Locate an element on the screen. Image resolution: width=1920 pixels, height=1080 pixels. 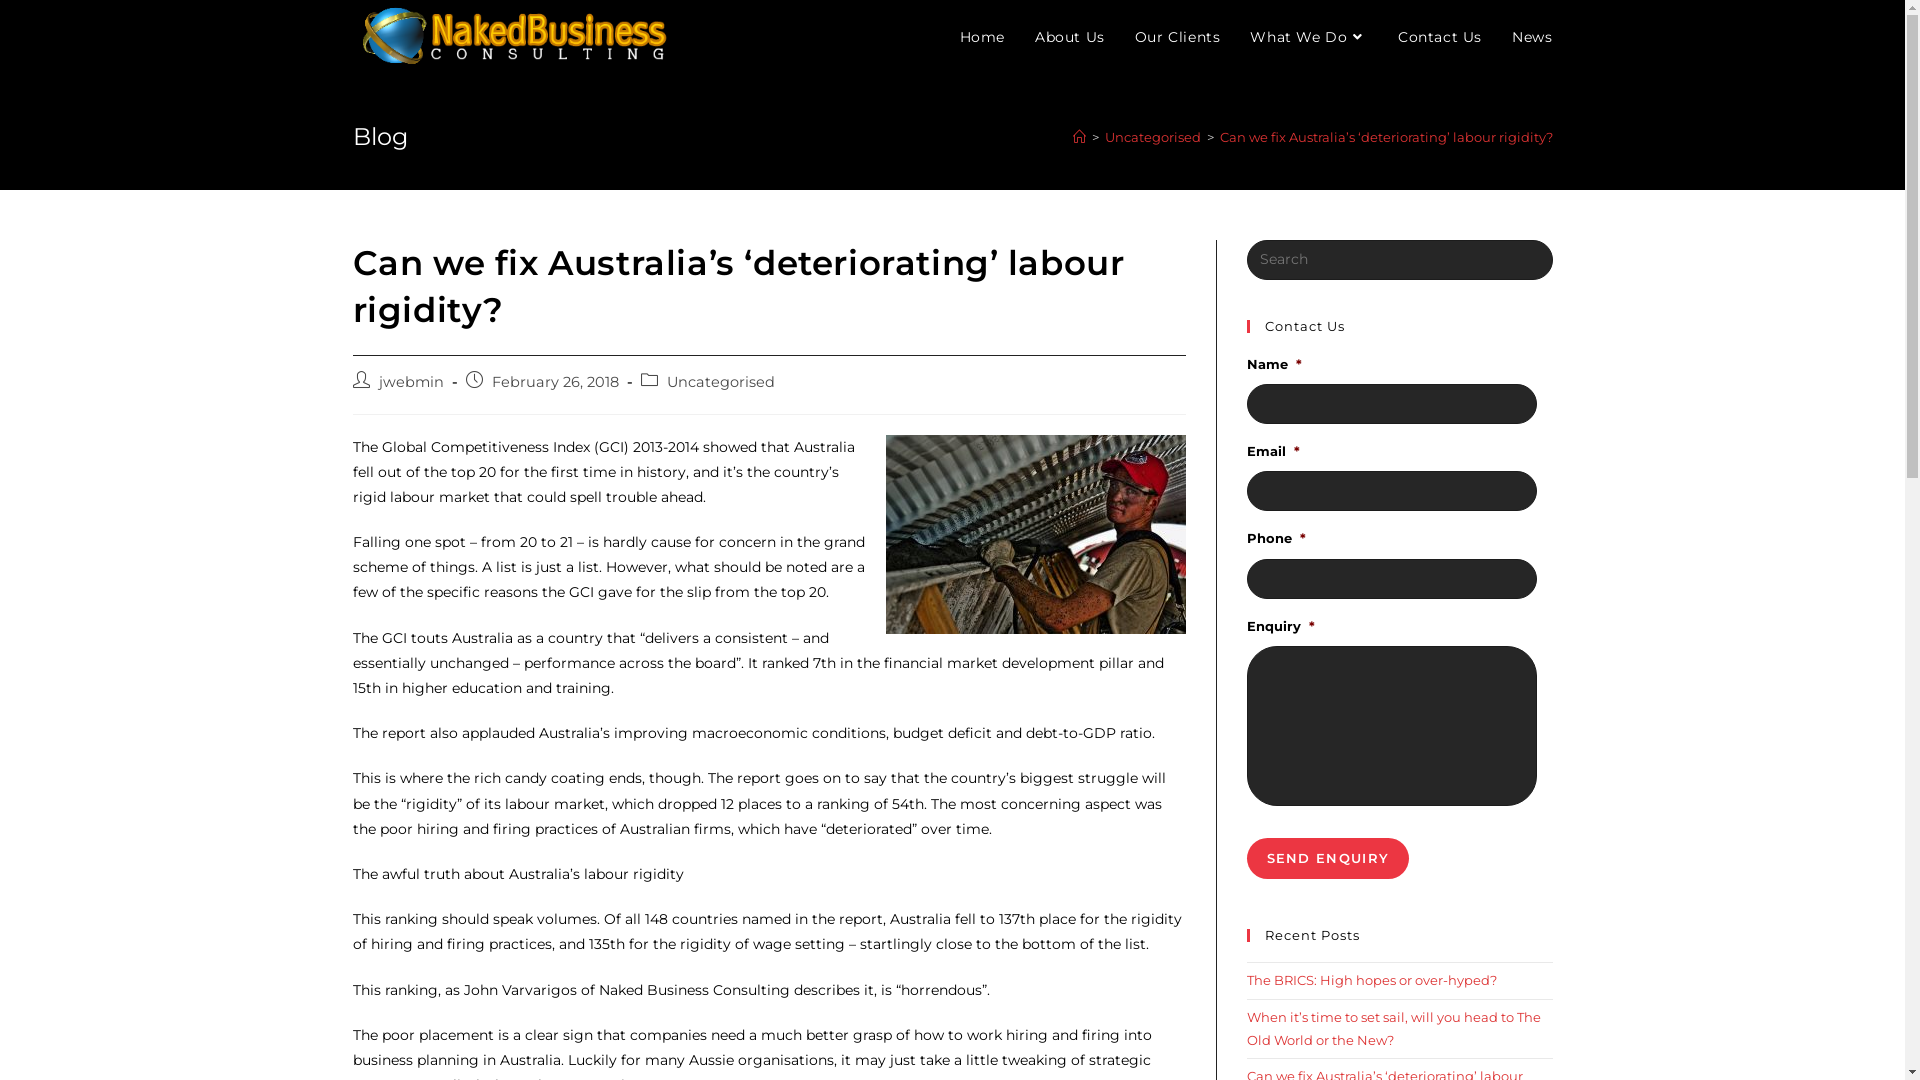
'The BRICS: High hopes or over-hyped?' is located at coordinates (1245, 978).